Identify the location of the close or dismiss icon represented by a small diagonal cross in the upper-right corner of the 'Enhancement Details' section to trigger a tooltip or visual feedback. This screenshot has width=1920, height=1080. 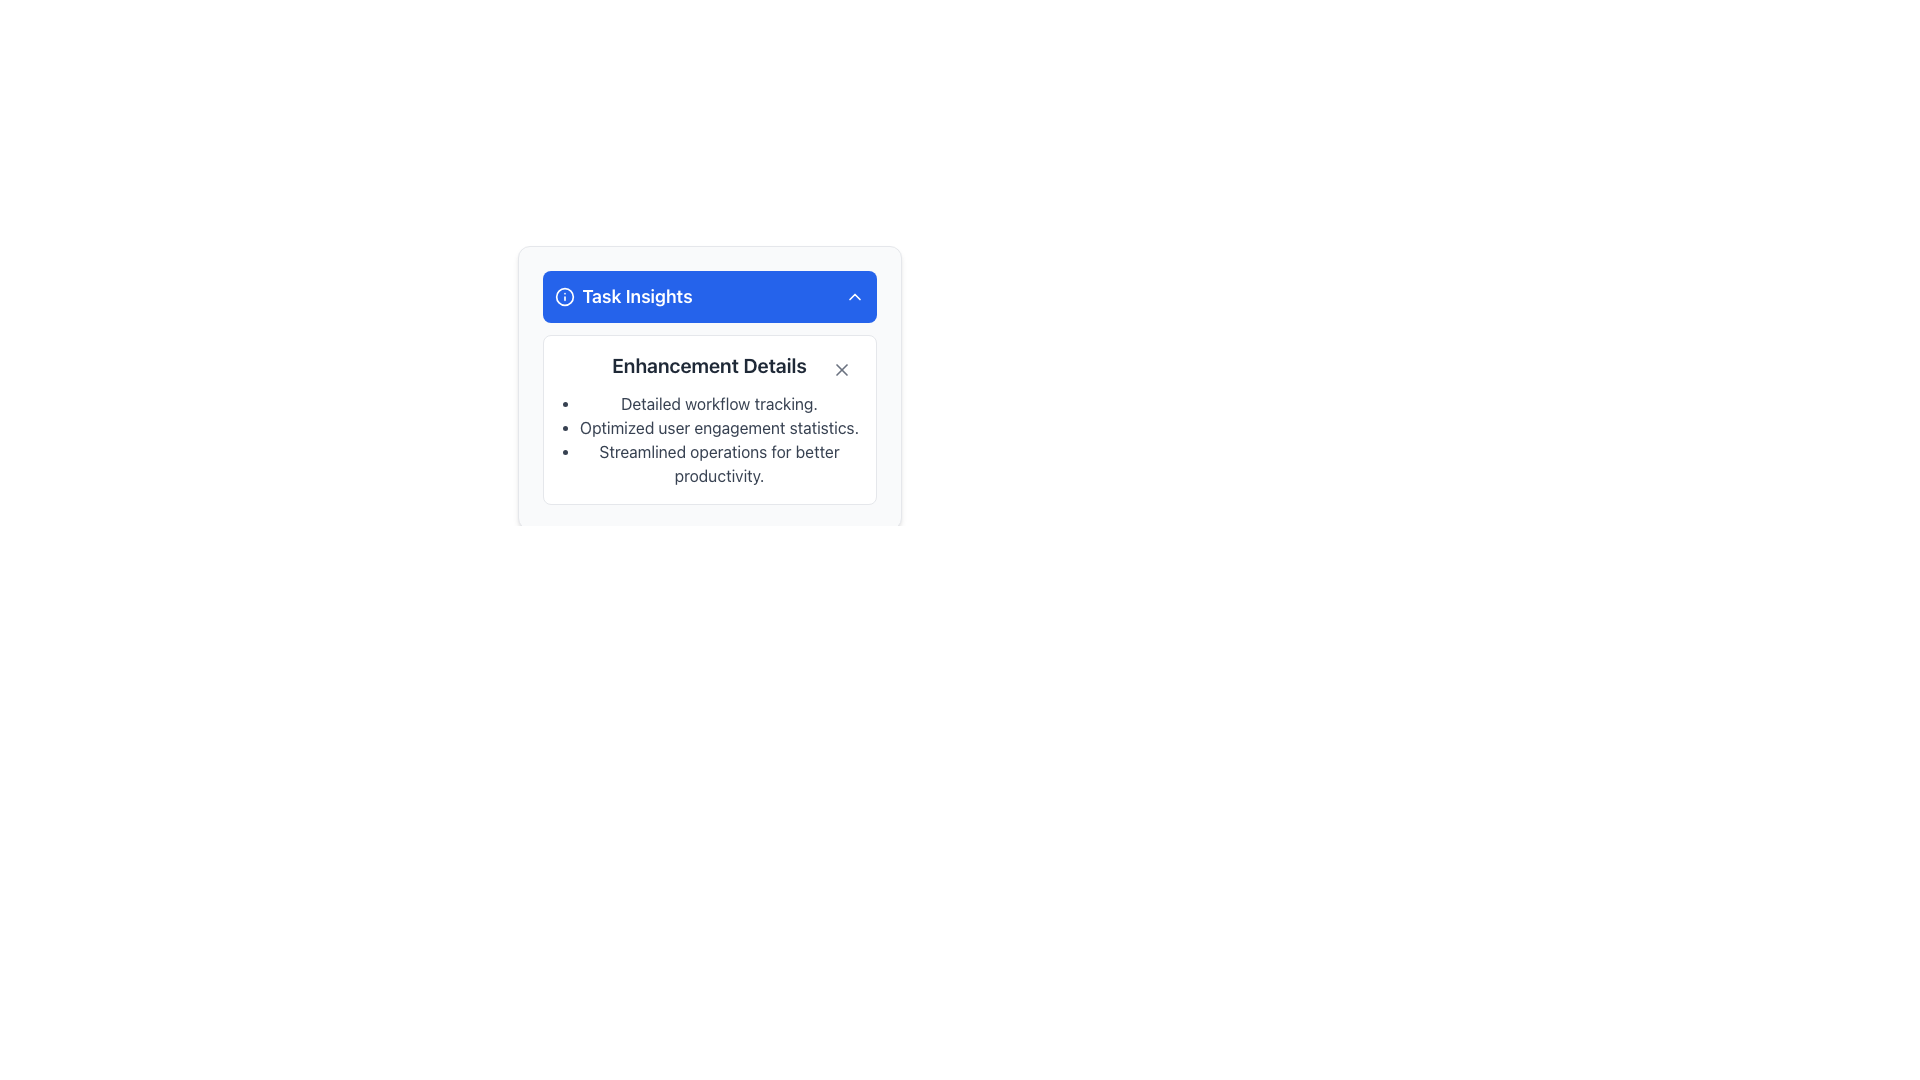
(841, 370).